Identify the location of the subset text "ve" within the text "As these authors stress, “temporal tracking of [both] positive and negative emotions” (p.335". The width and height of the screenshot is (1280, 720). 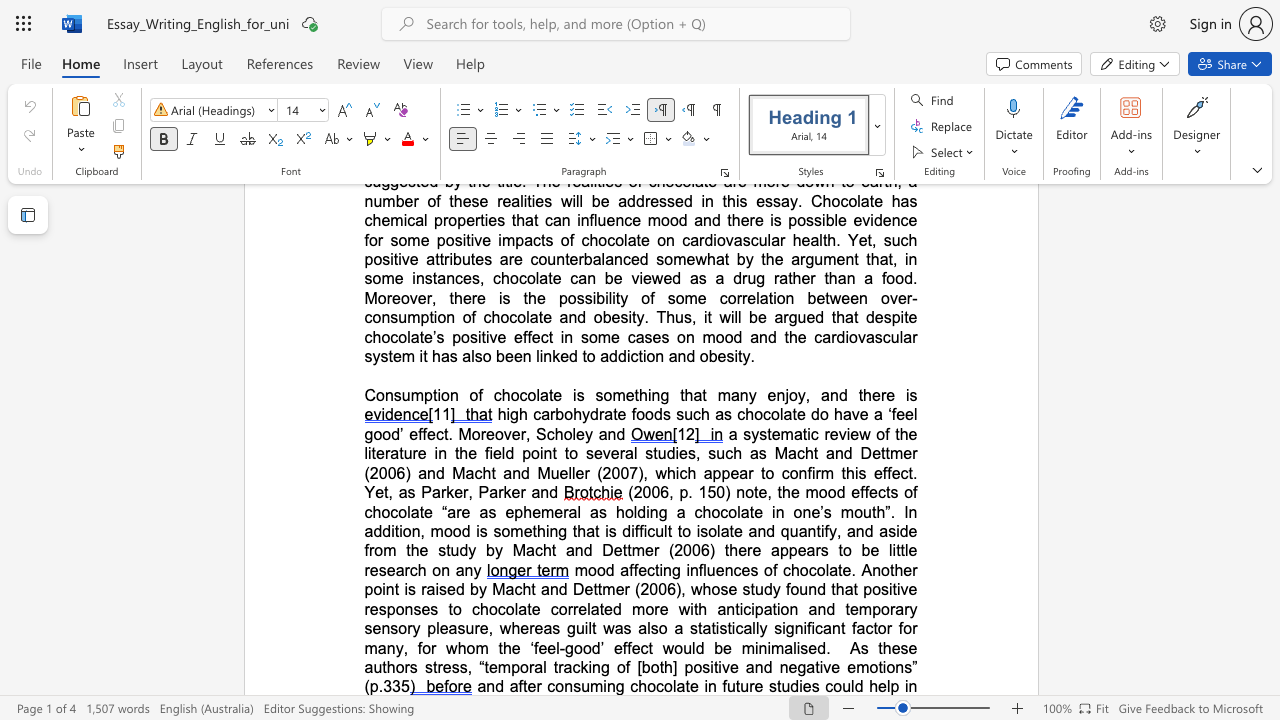
(823, 667).